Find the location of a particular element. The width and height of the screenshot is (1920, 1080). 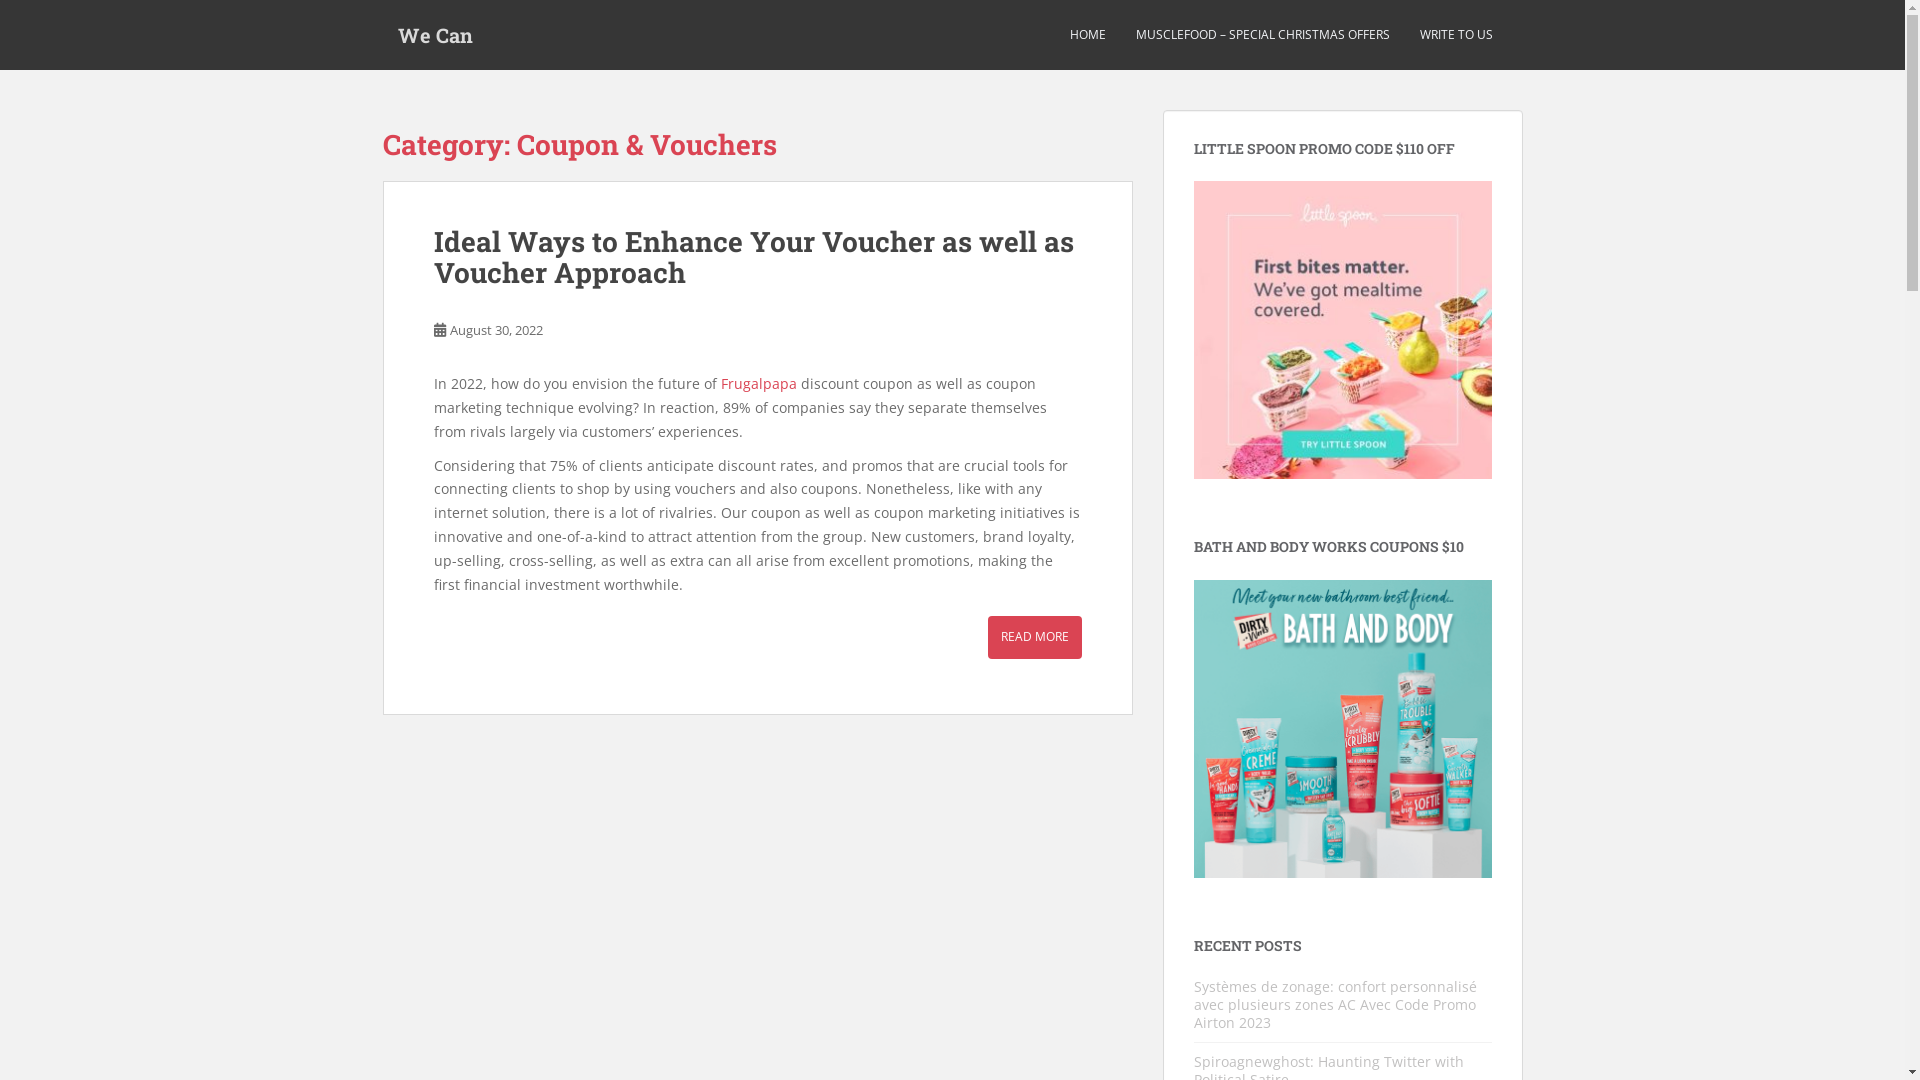

'WRITE TO US' is located at coordinates (1456, 34).